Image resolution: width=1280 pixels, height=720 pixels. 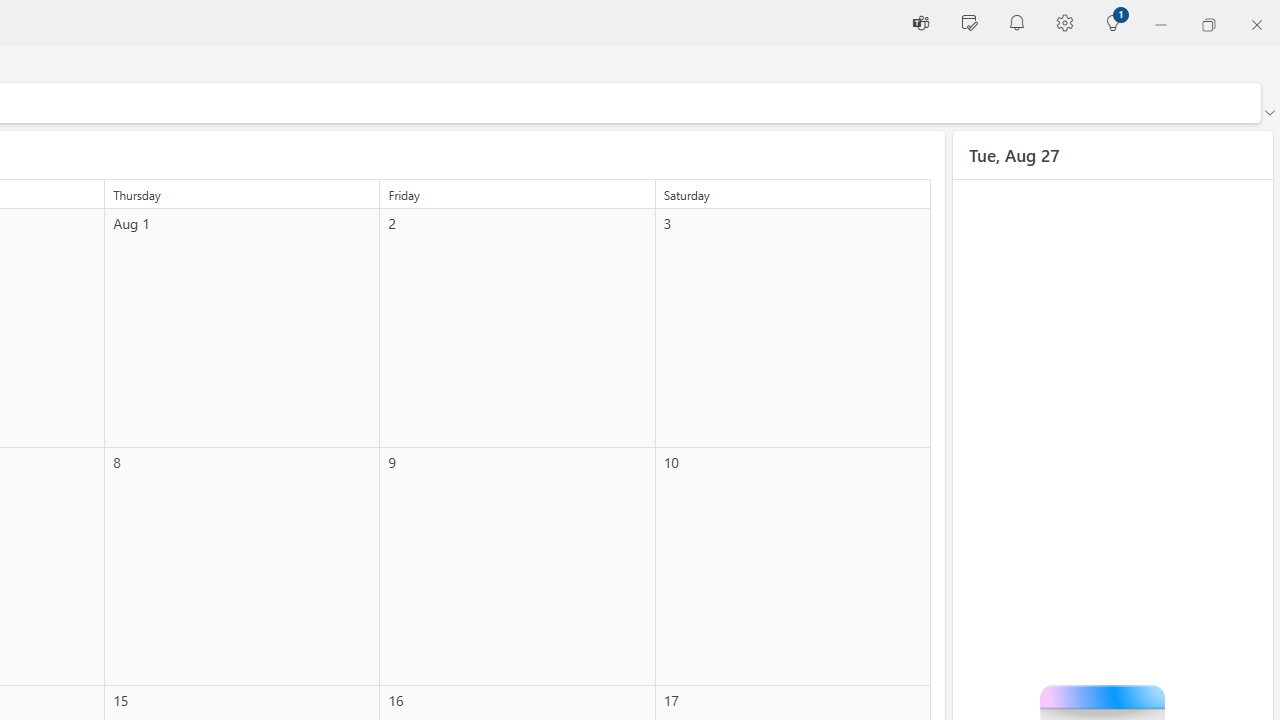 What do you see at coordinates (1268, 113) in the screenshot?
I see `'Ribbon display options'` at bounding box center [1268, 113].